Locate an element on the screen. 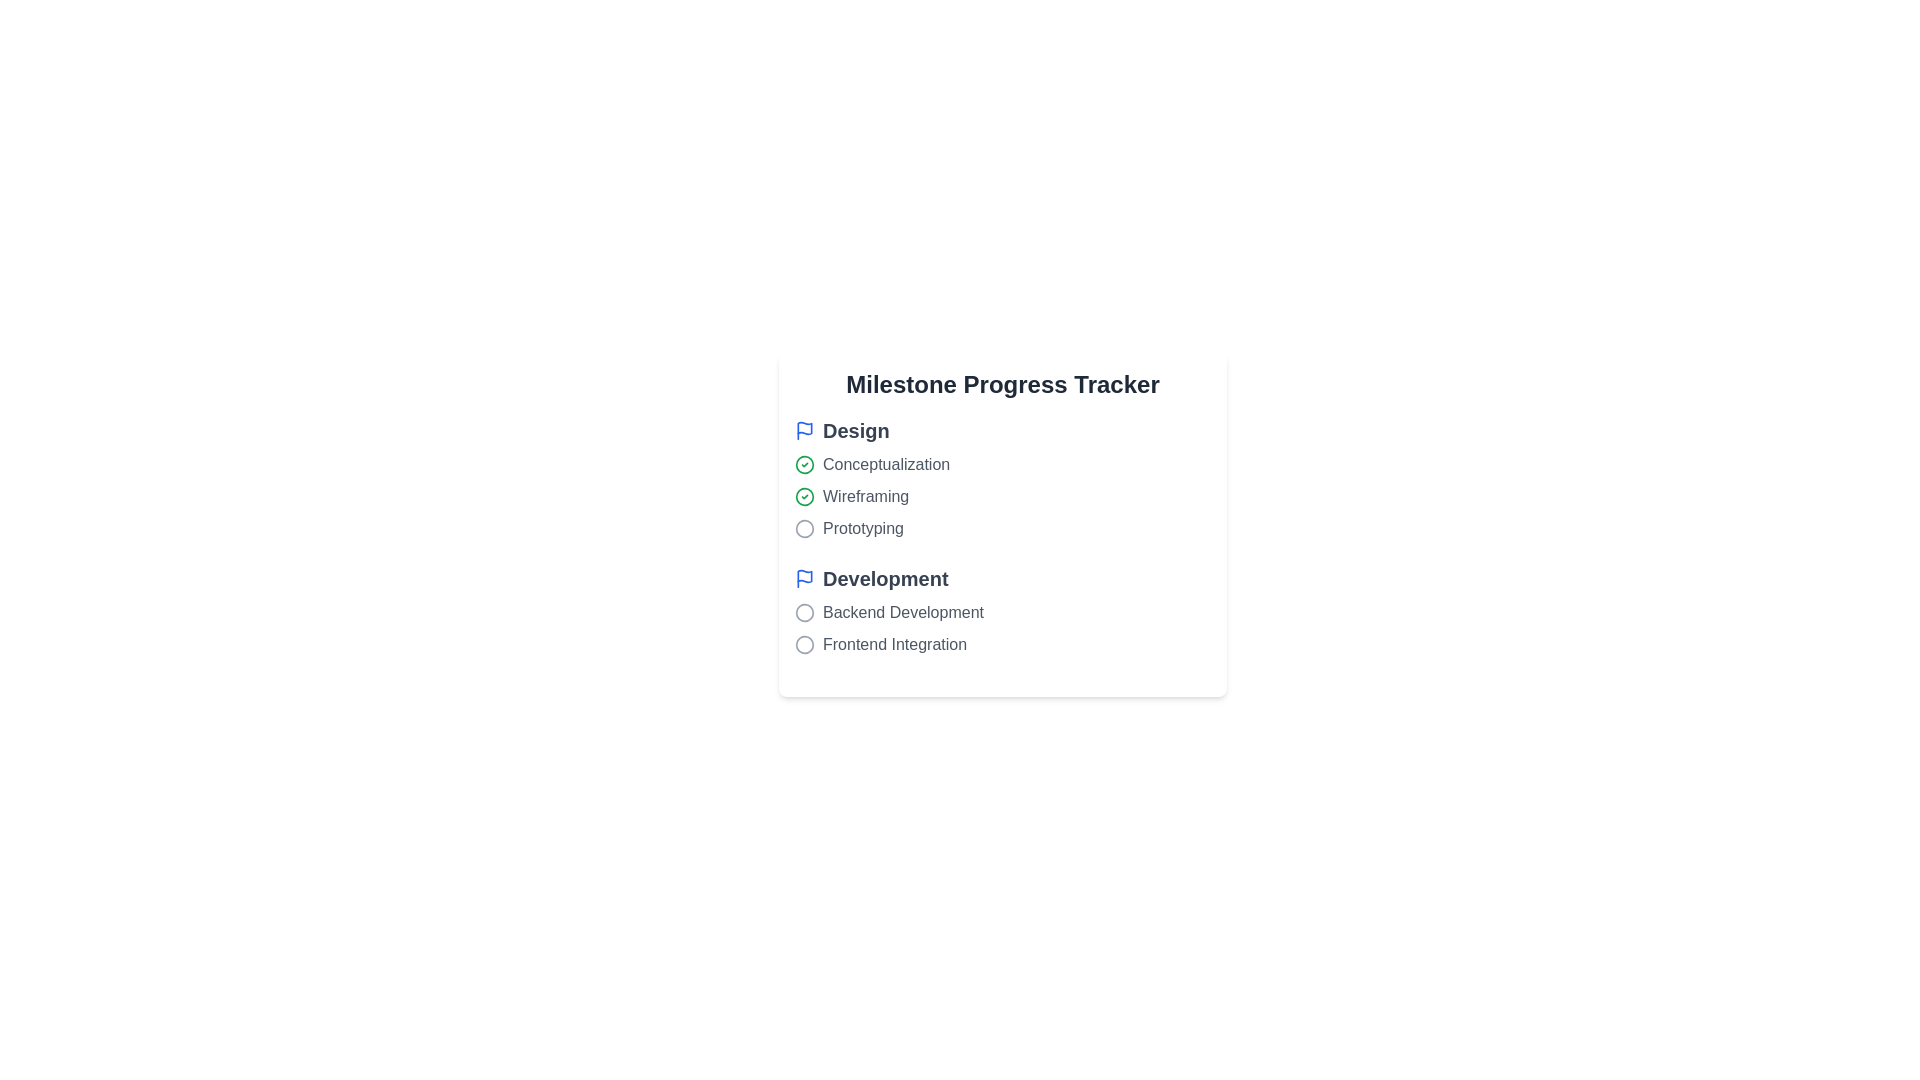  the 'Design' category icon located in the top-left corner of the 'Design' section, adjacent to the heading text 'Design' is located at coordinates (805, 430).